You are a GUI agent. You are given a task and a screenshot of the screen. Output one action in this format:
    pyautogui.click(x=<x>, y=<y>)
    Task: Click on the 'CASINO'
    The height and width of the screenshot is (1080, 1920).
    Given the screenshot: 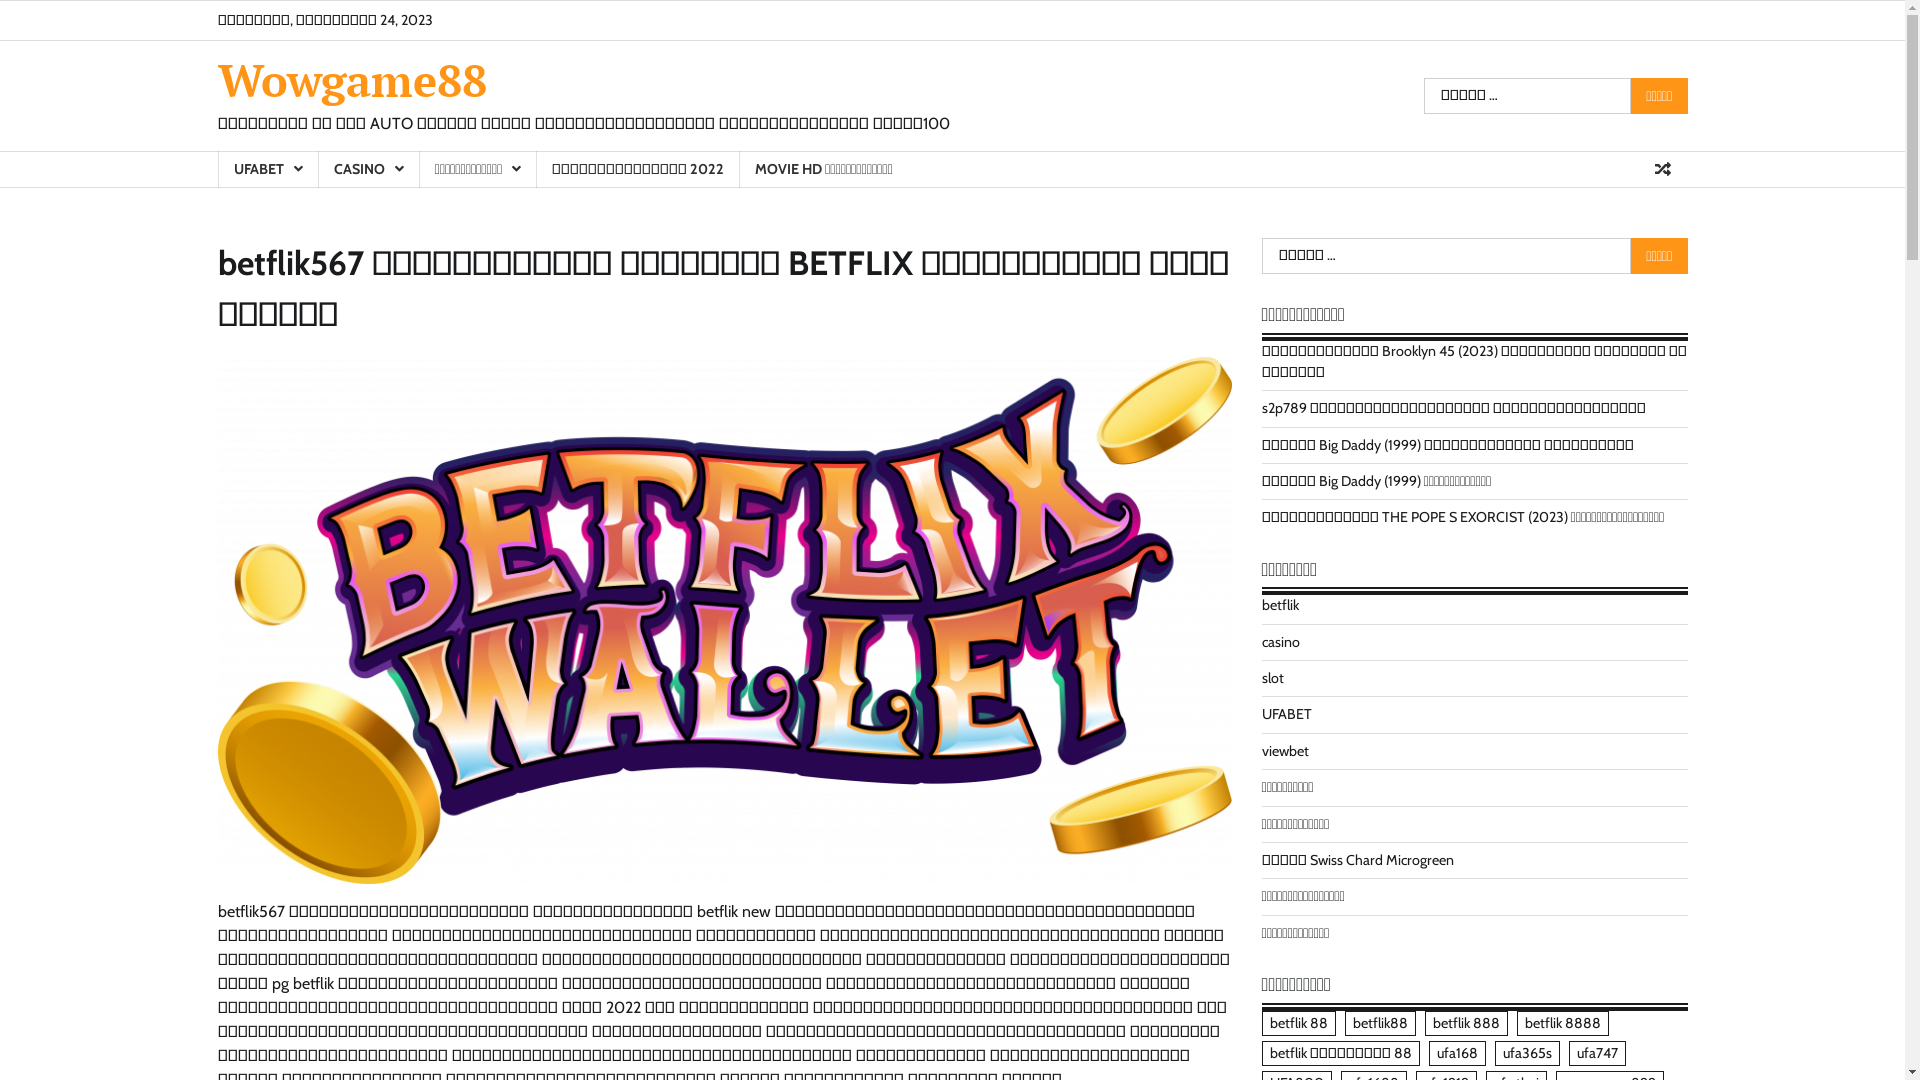 What is the action you would take?
    pyautogui.click(x=368, y=168)
    